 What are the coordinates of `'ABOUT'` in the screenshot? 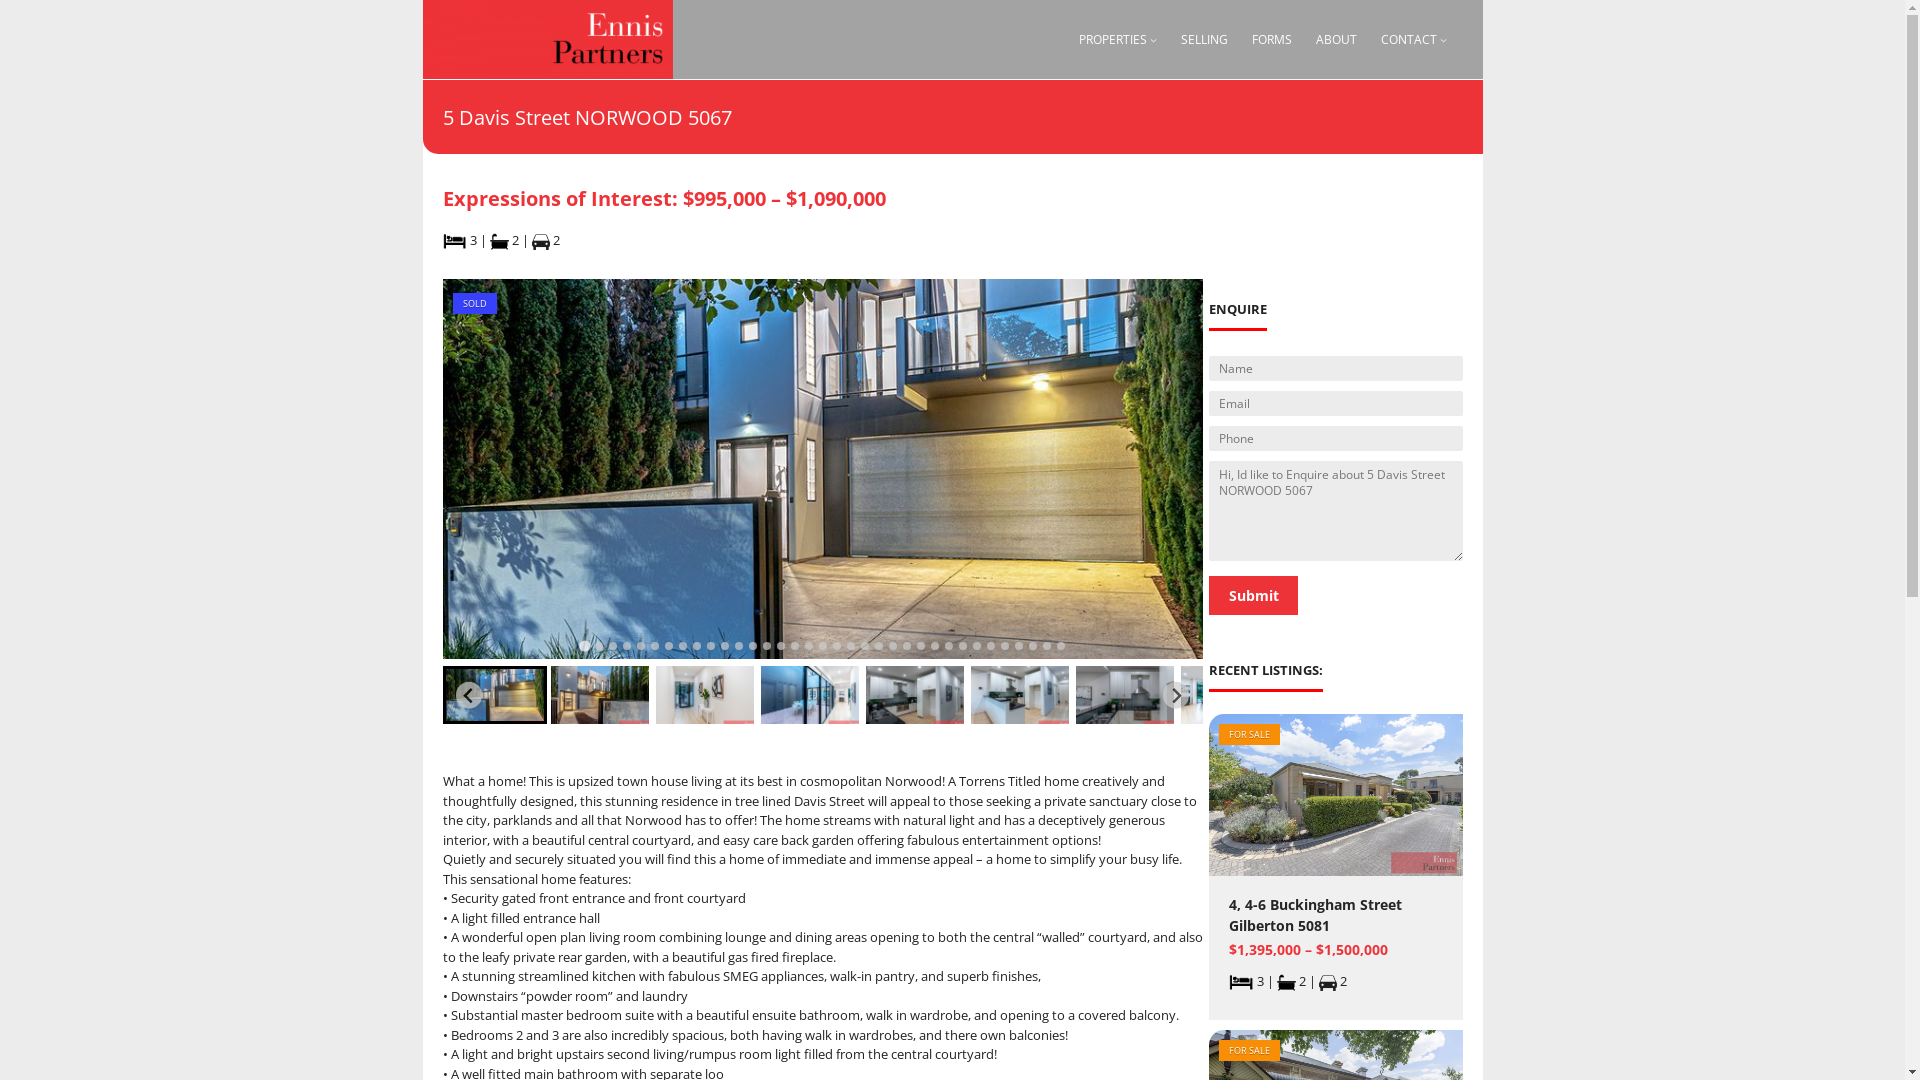 It's located at (1336, 39).